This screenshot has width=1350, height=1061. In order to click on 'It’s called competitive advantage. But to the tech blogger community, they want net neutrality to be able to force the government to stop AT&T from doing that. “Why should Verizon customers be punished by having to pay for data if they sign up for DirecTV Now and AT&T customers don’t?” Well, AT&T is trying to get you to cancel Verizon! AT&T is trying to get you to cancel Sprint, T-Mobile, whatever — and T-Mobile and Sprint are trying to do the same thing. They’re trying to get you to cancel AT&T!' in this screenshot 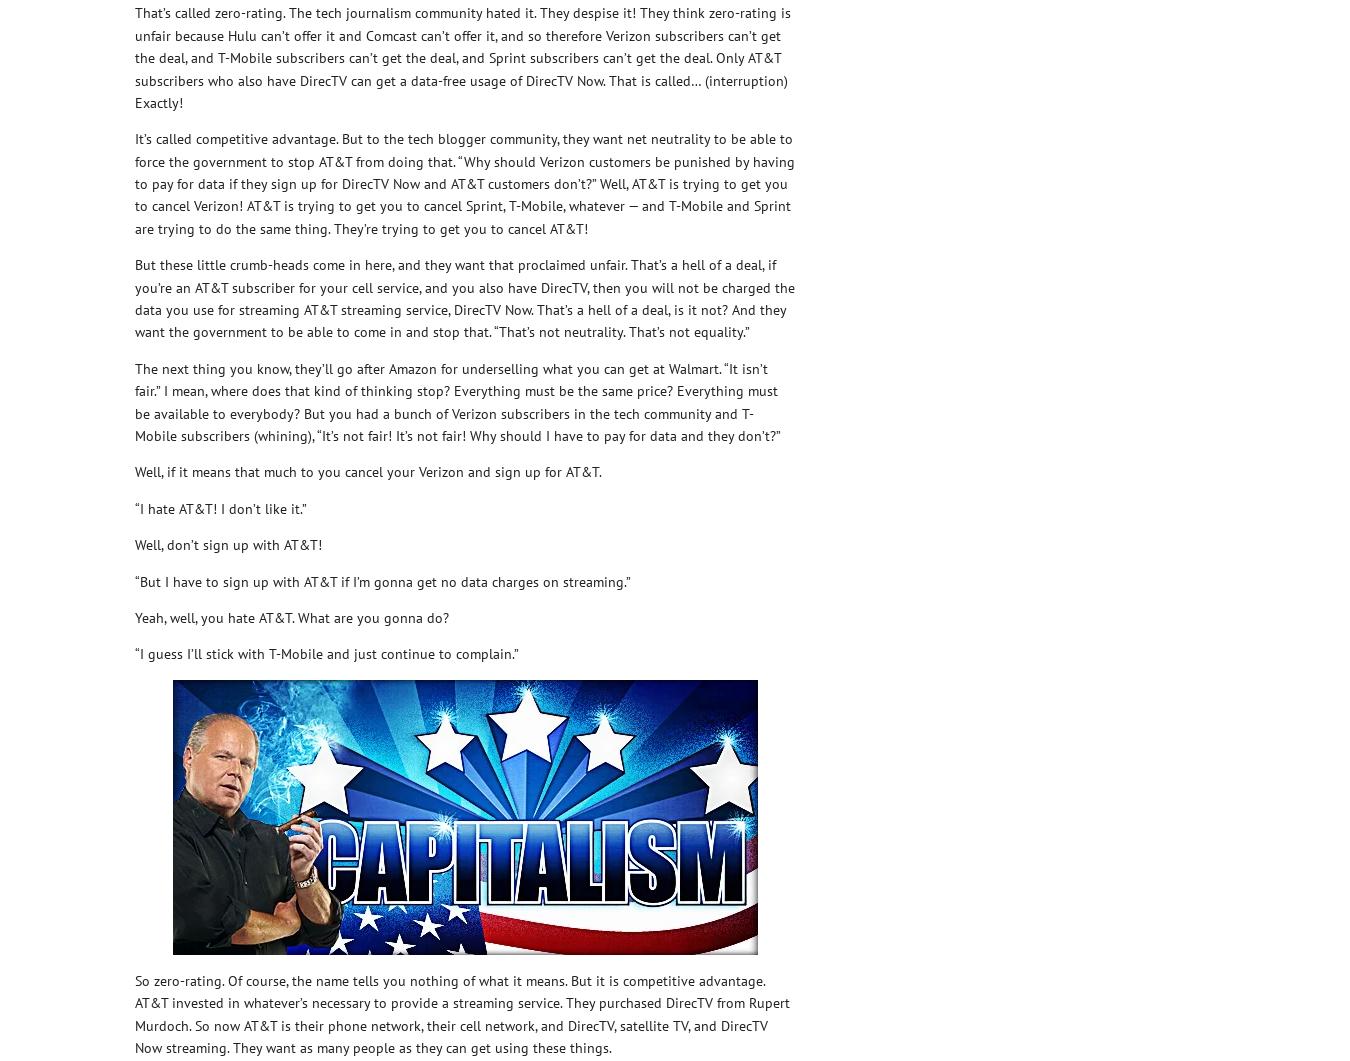, I will do `click(463, 182)`.